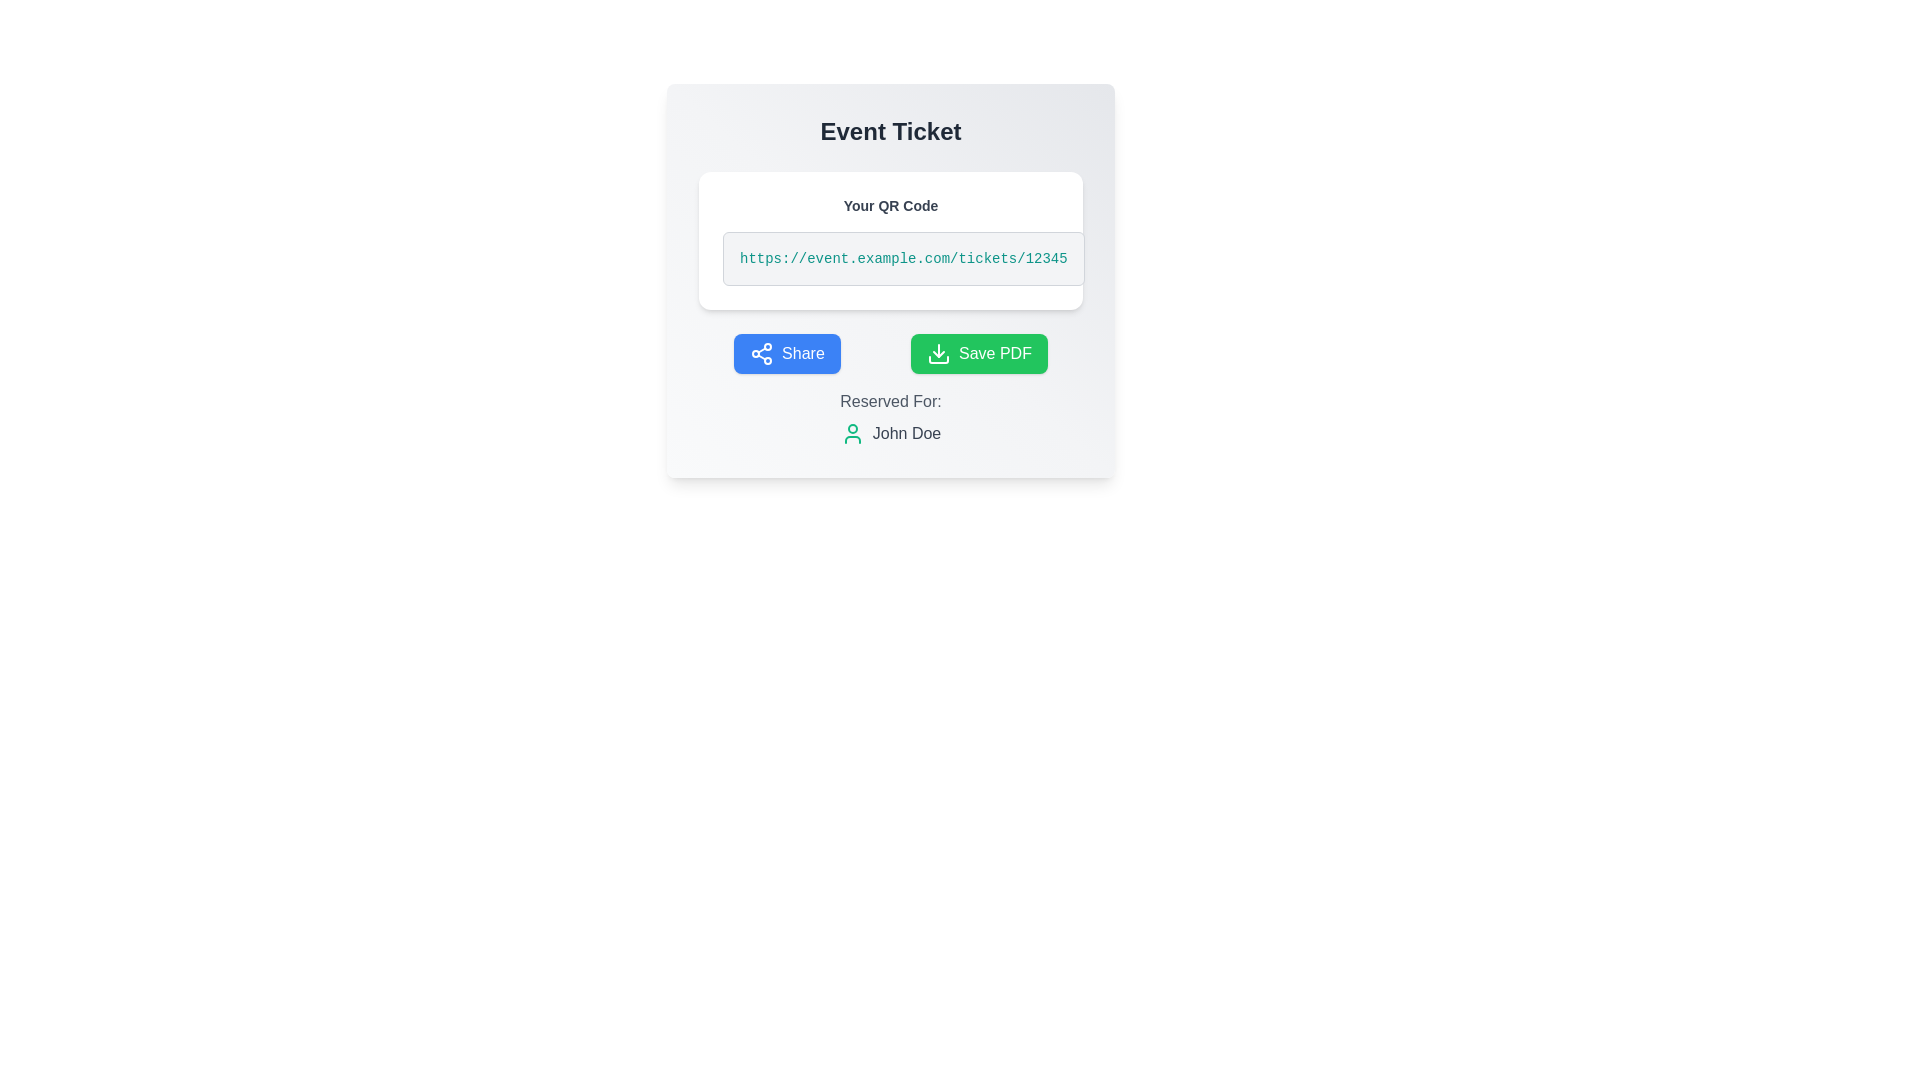  Describe the element at coordinates (906, 433) in the screenshot. I see `the name text that is centrally positioned inside the rectangular area labeled 'Reserved For', which serves as the name of a reserved individual for an event or ticket` at that location.